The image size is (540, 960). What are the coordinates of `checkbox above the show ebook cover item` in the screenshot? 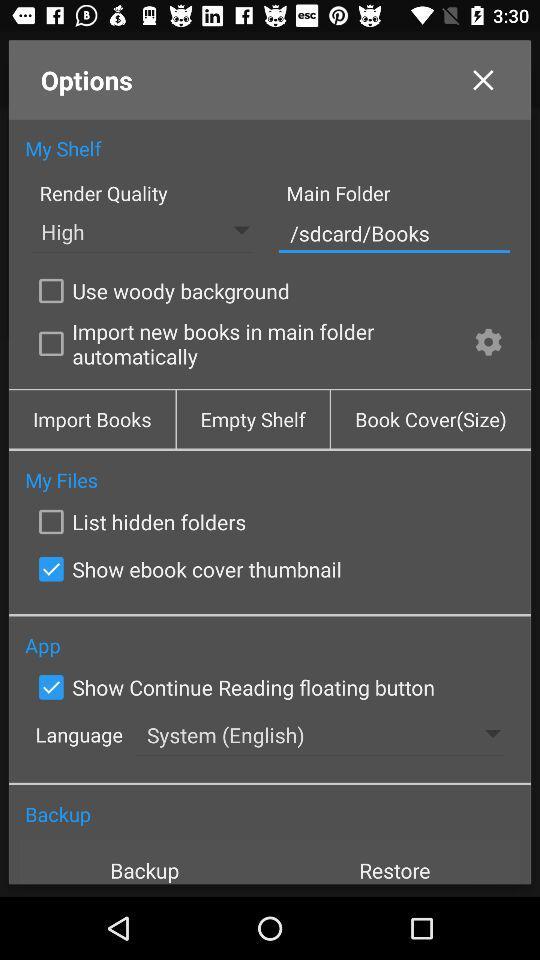 It's located at (137, 521).